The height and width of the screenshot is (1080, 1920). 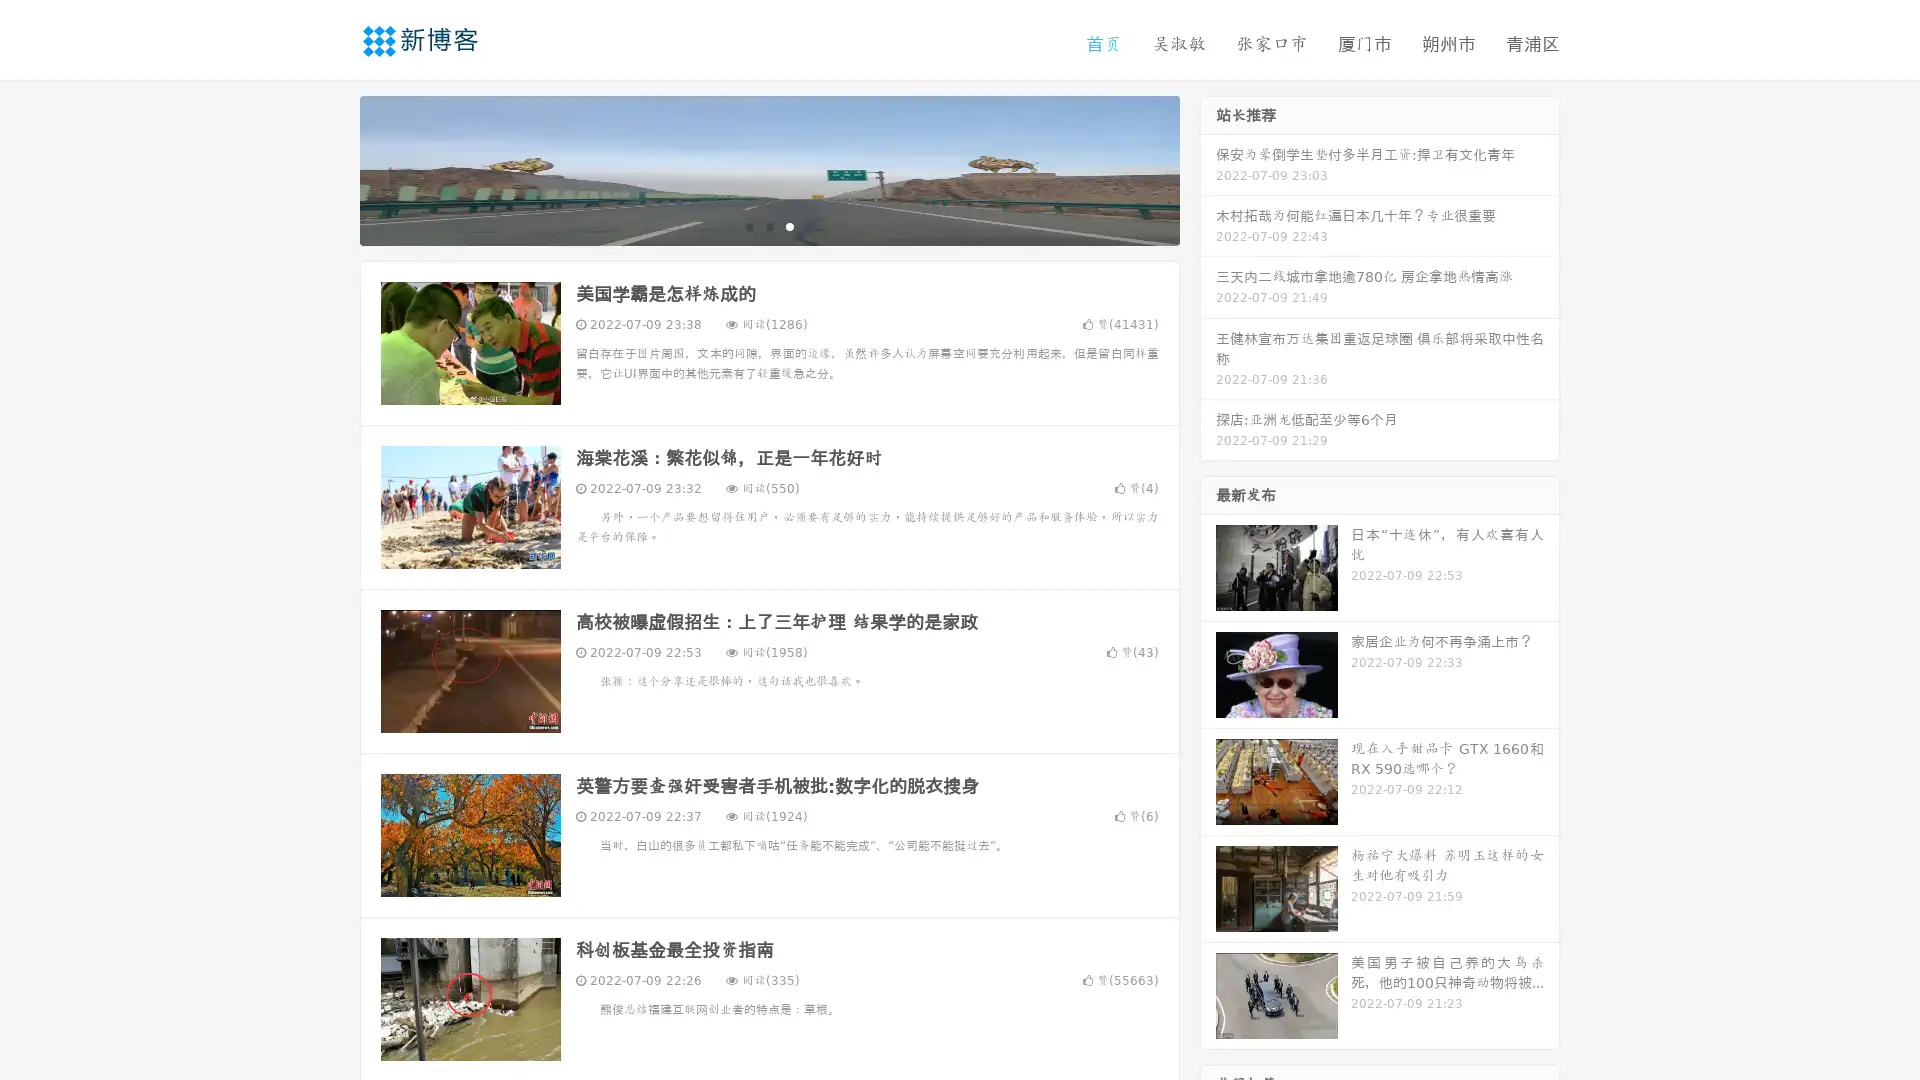 I want to click on Go to slide 2, so click(x=768, y=225).